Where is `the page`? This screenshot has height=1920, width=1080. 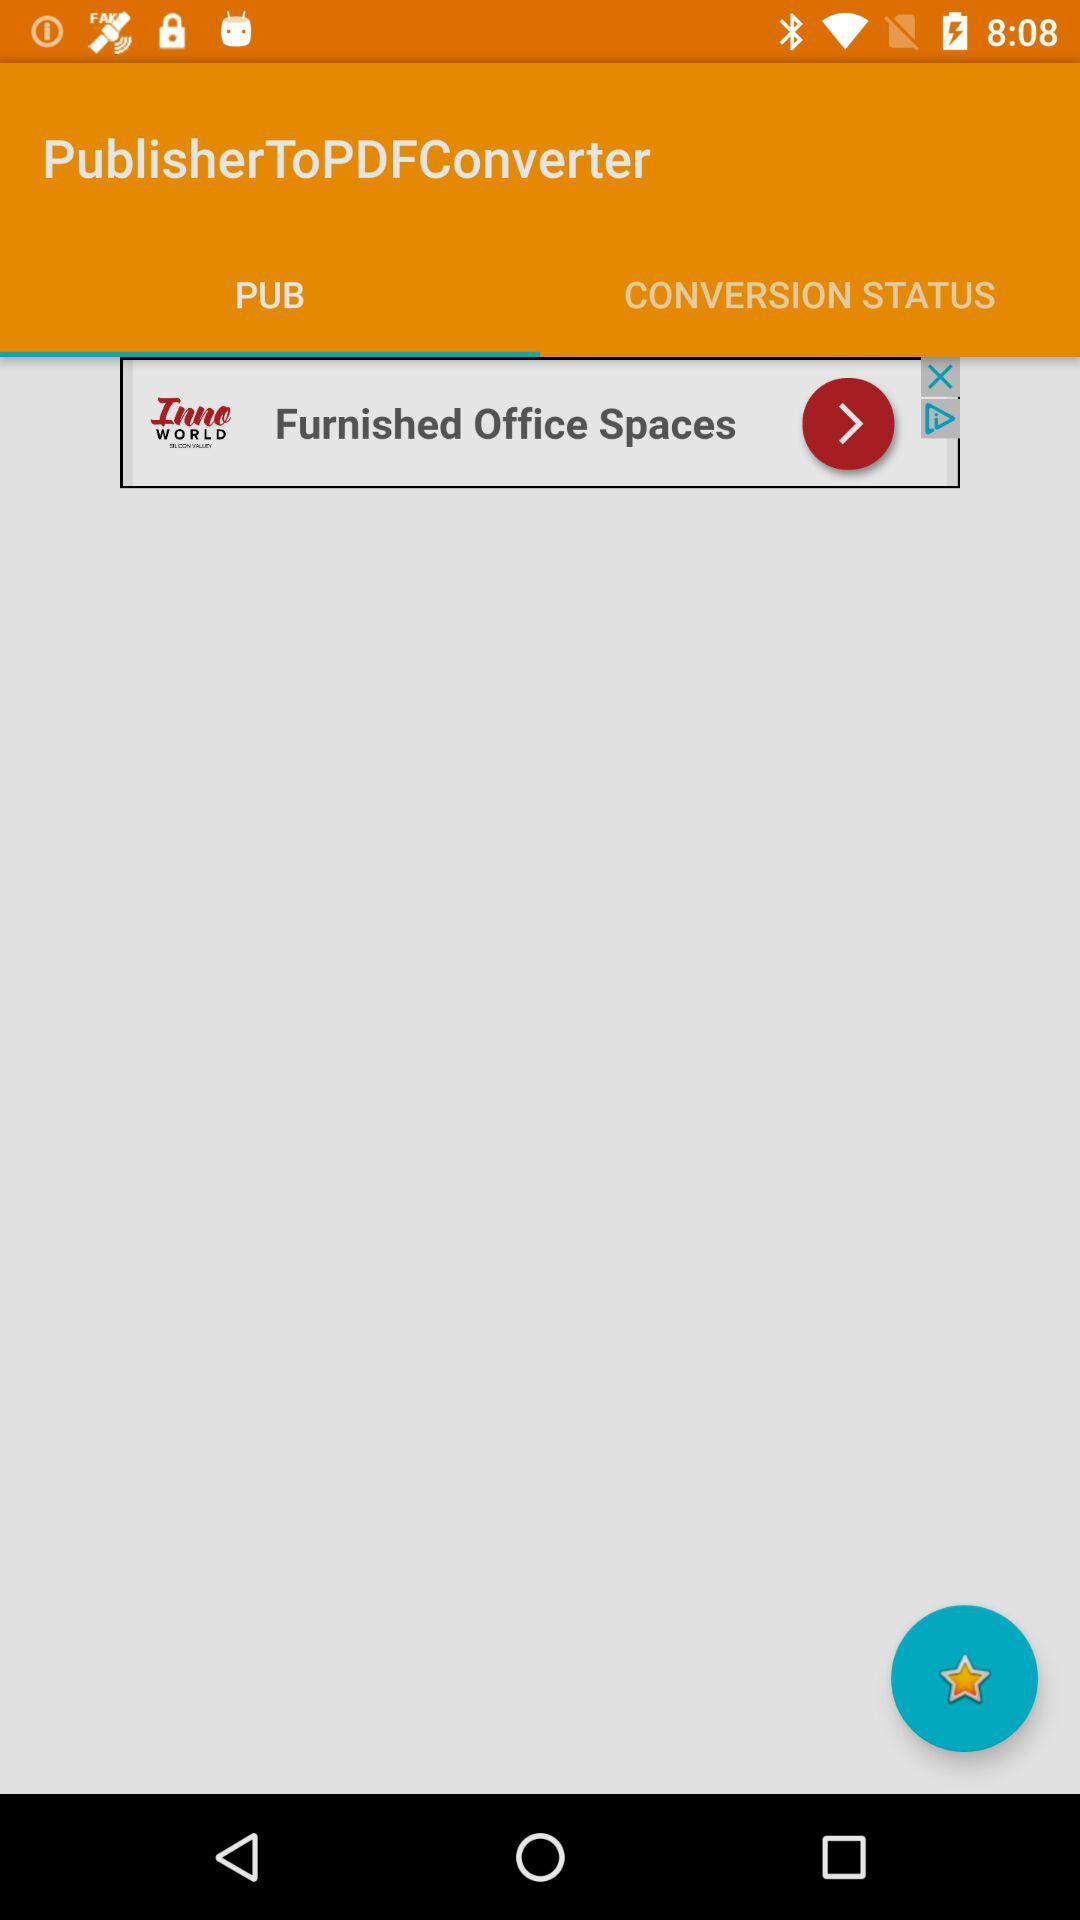 the page is located at coordinates (963, 1678).